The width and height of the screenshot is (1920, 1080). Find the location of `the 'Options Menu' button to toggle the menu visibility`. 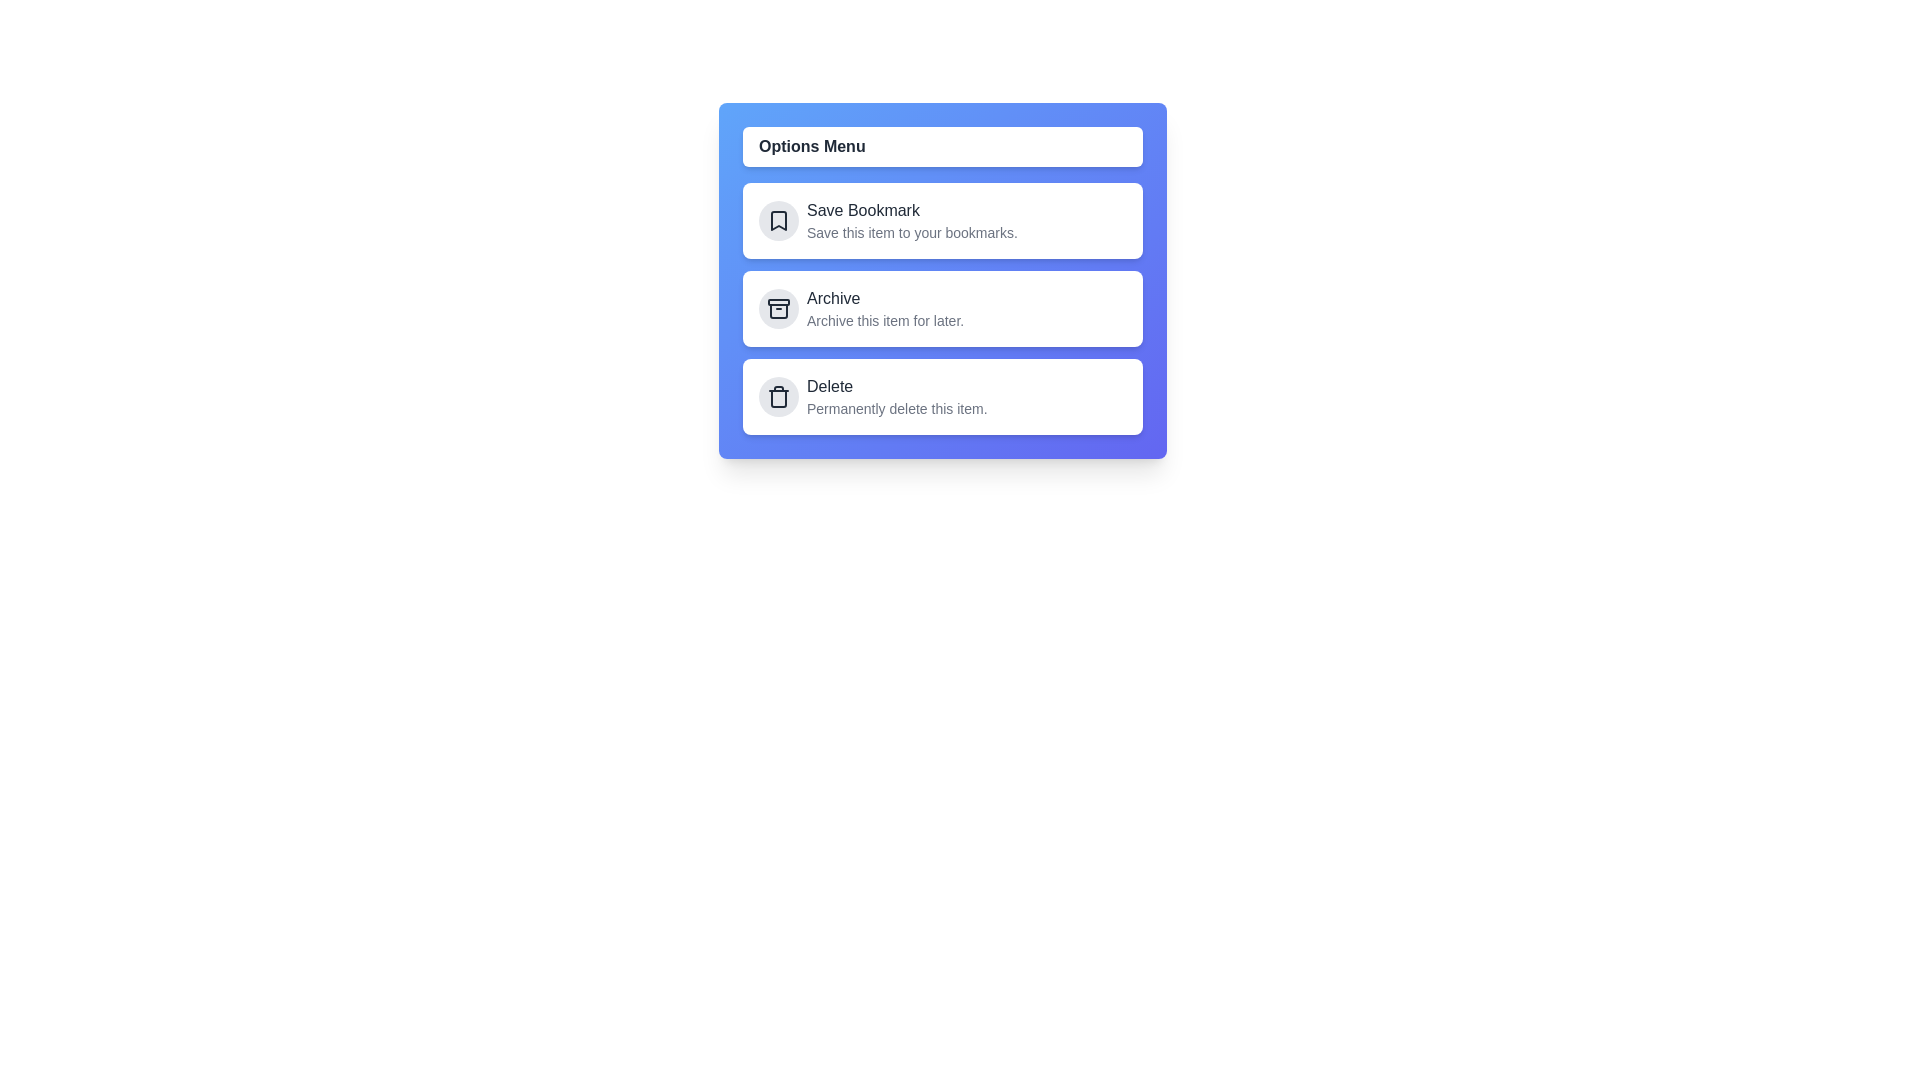

the 'Options Menu' button to toggle the menu visibility is located at coordinates (941, 145).